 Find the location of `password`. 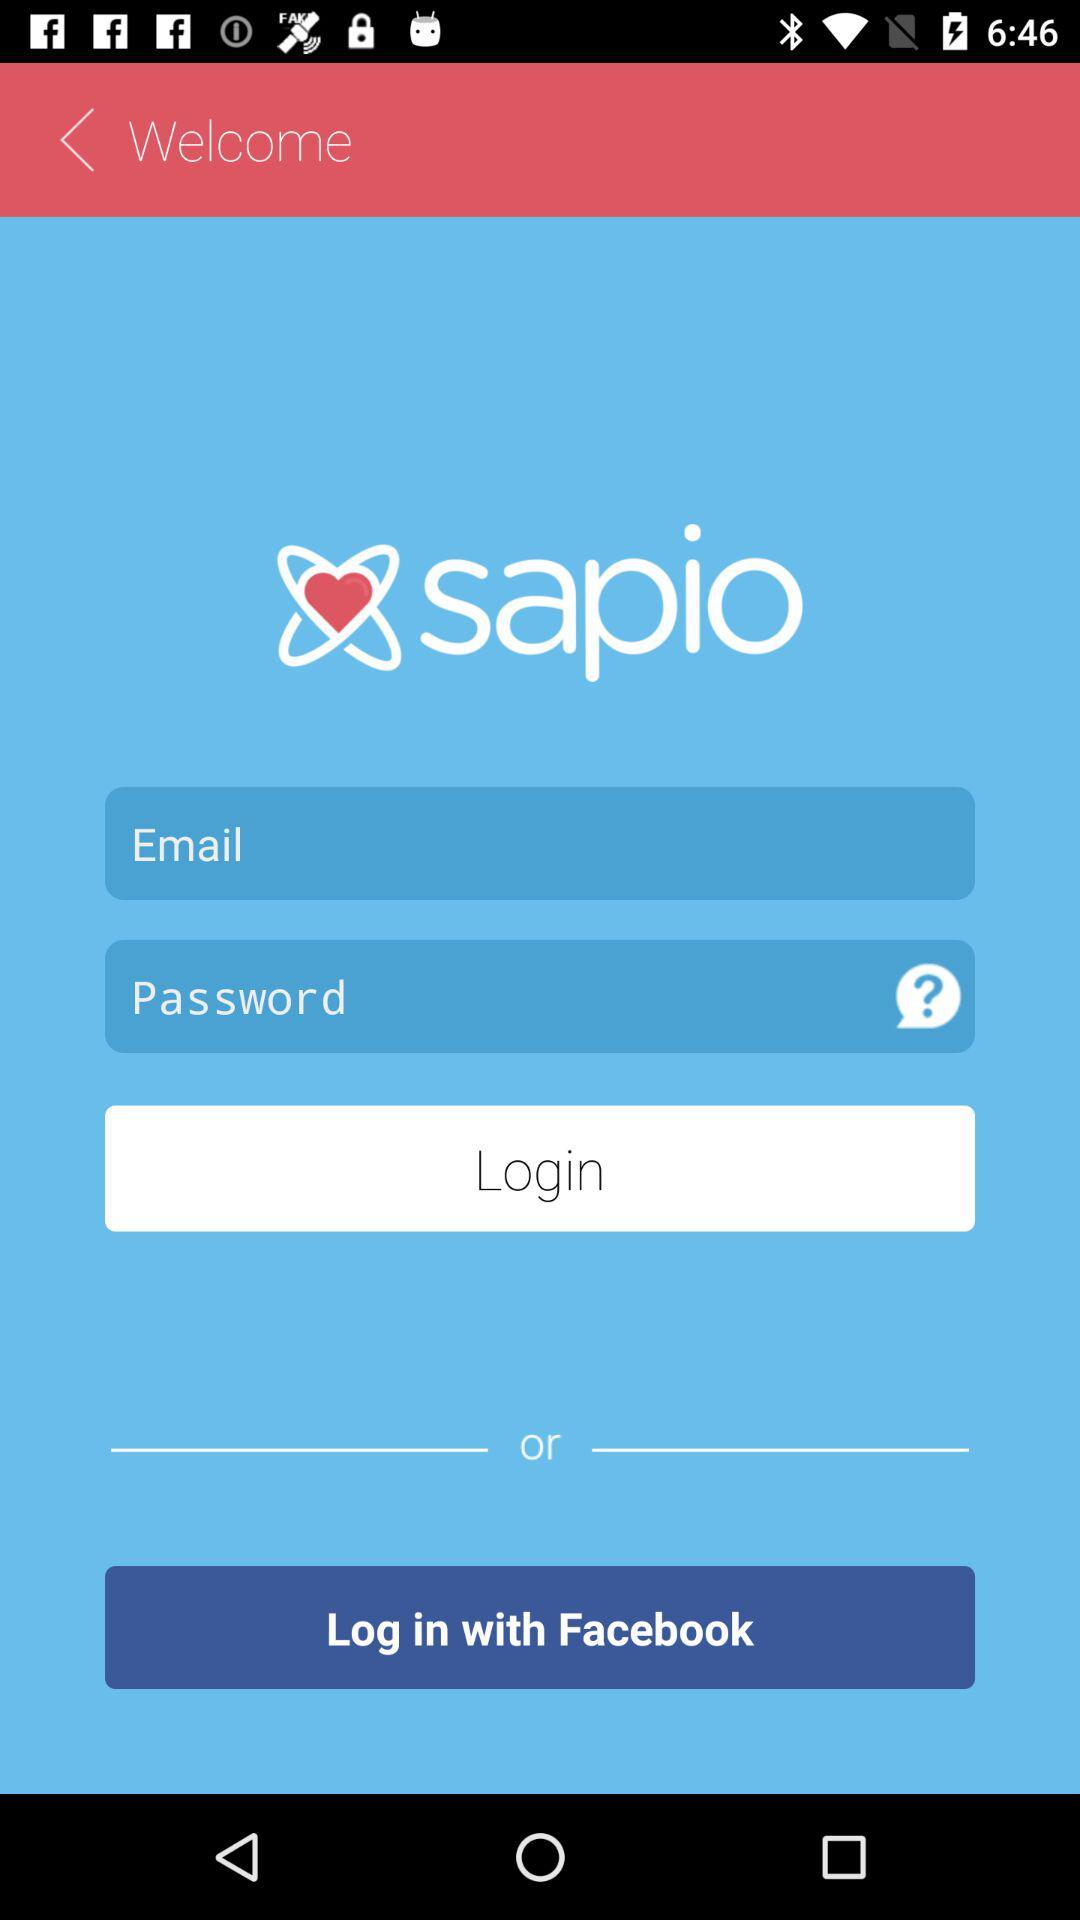

password is located at coordinates (493, 996).